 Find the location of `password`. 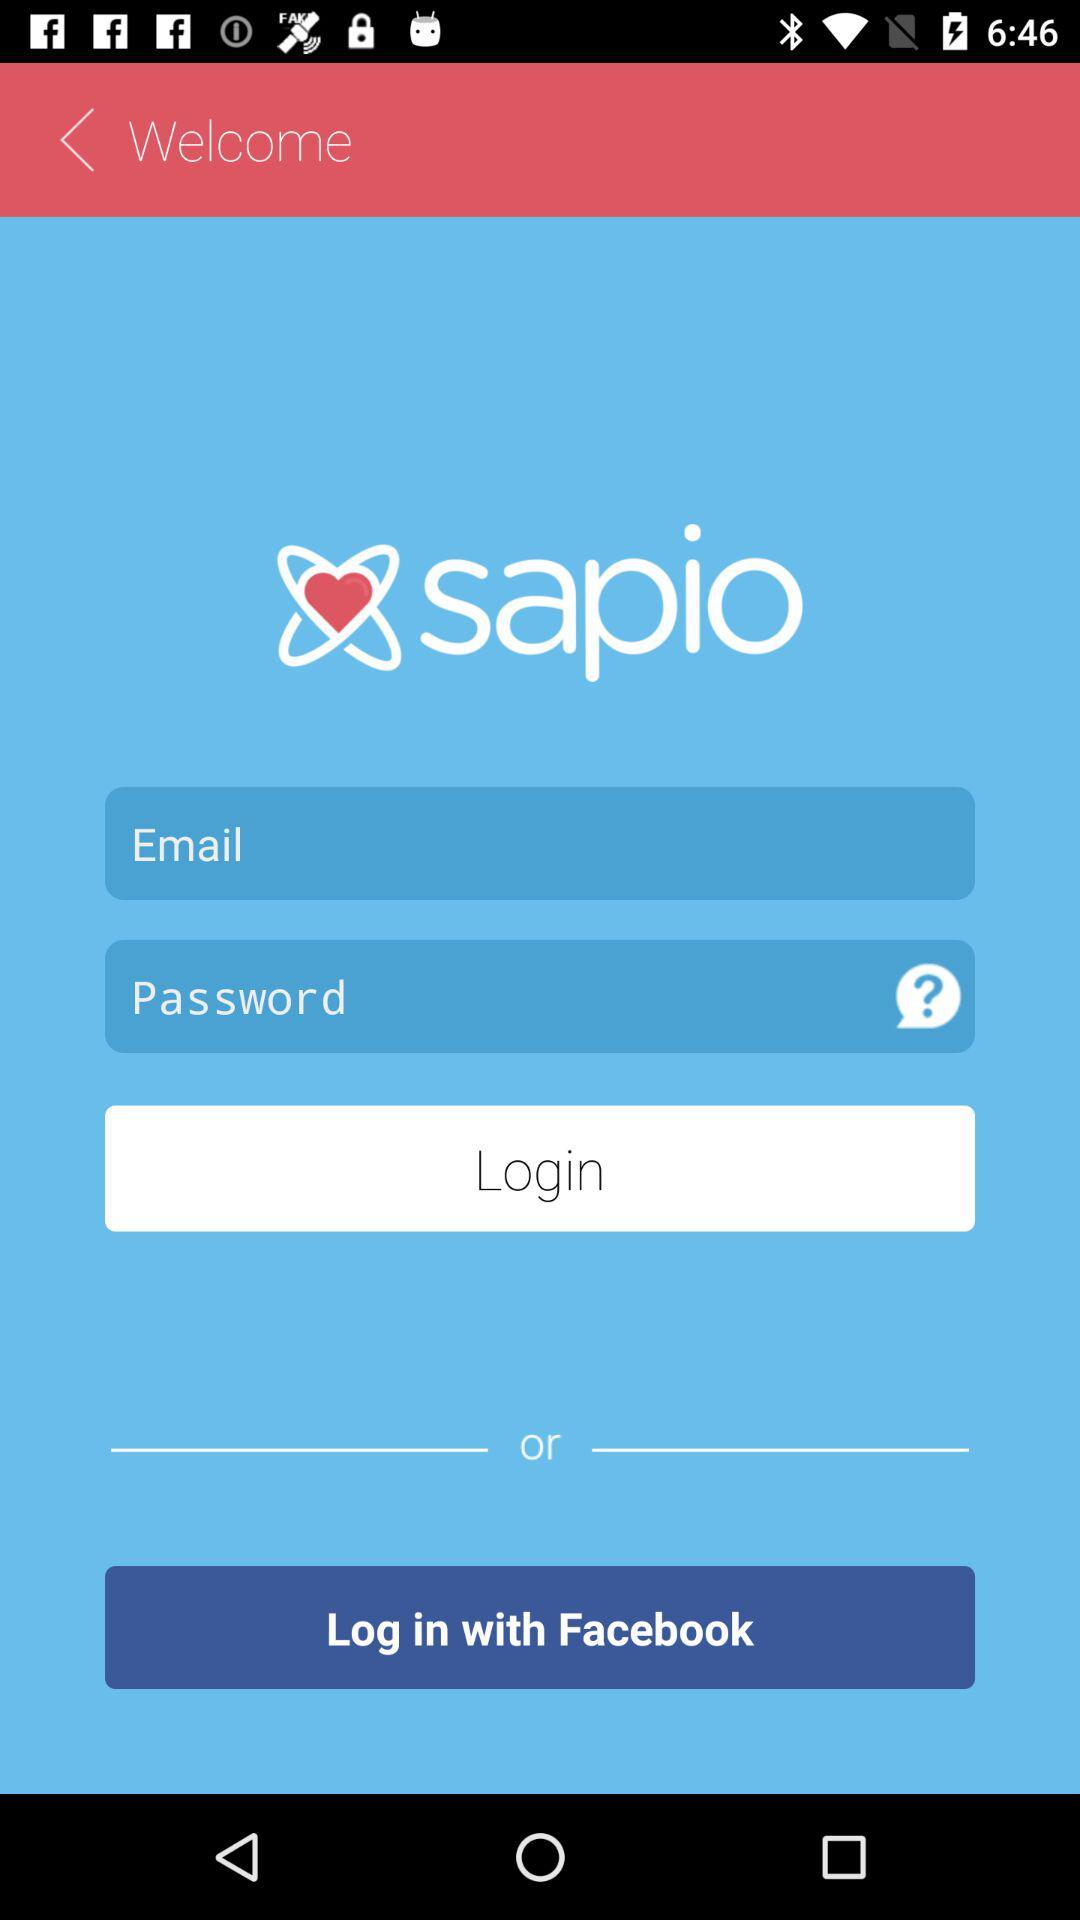

password is located at coordinates (493, 996).